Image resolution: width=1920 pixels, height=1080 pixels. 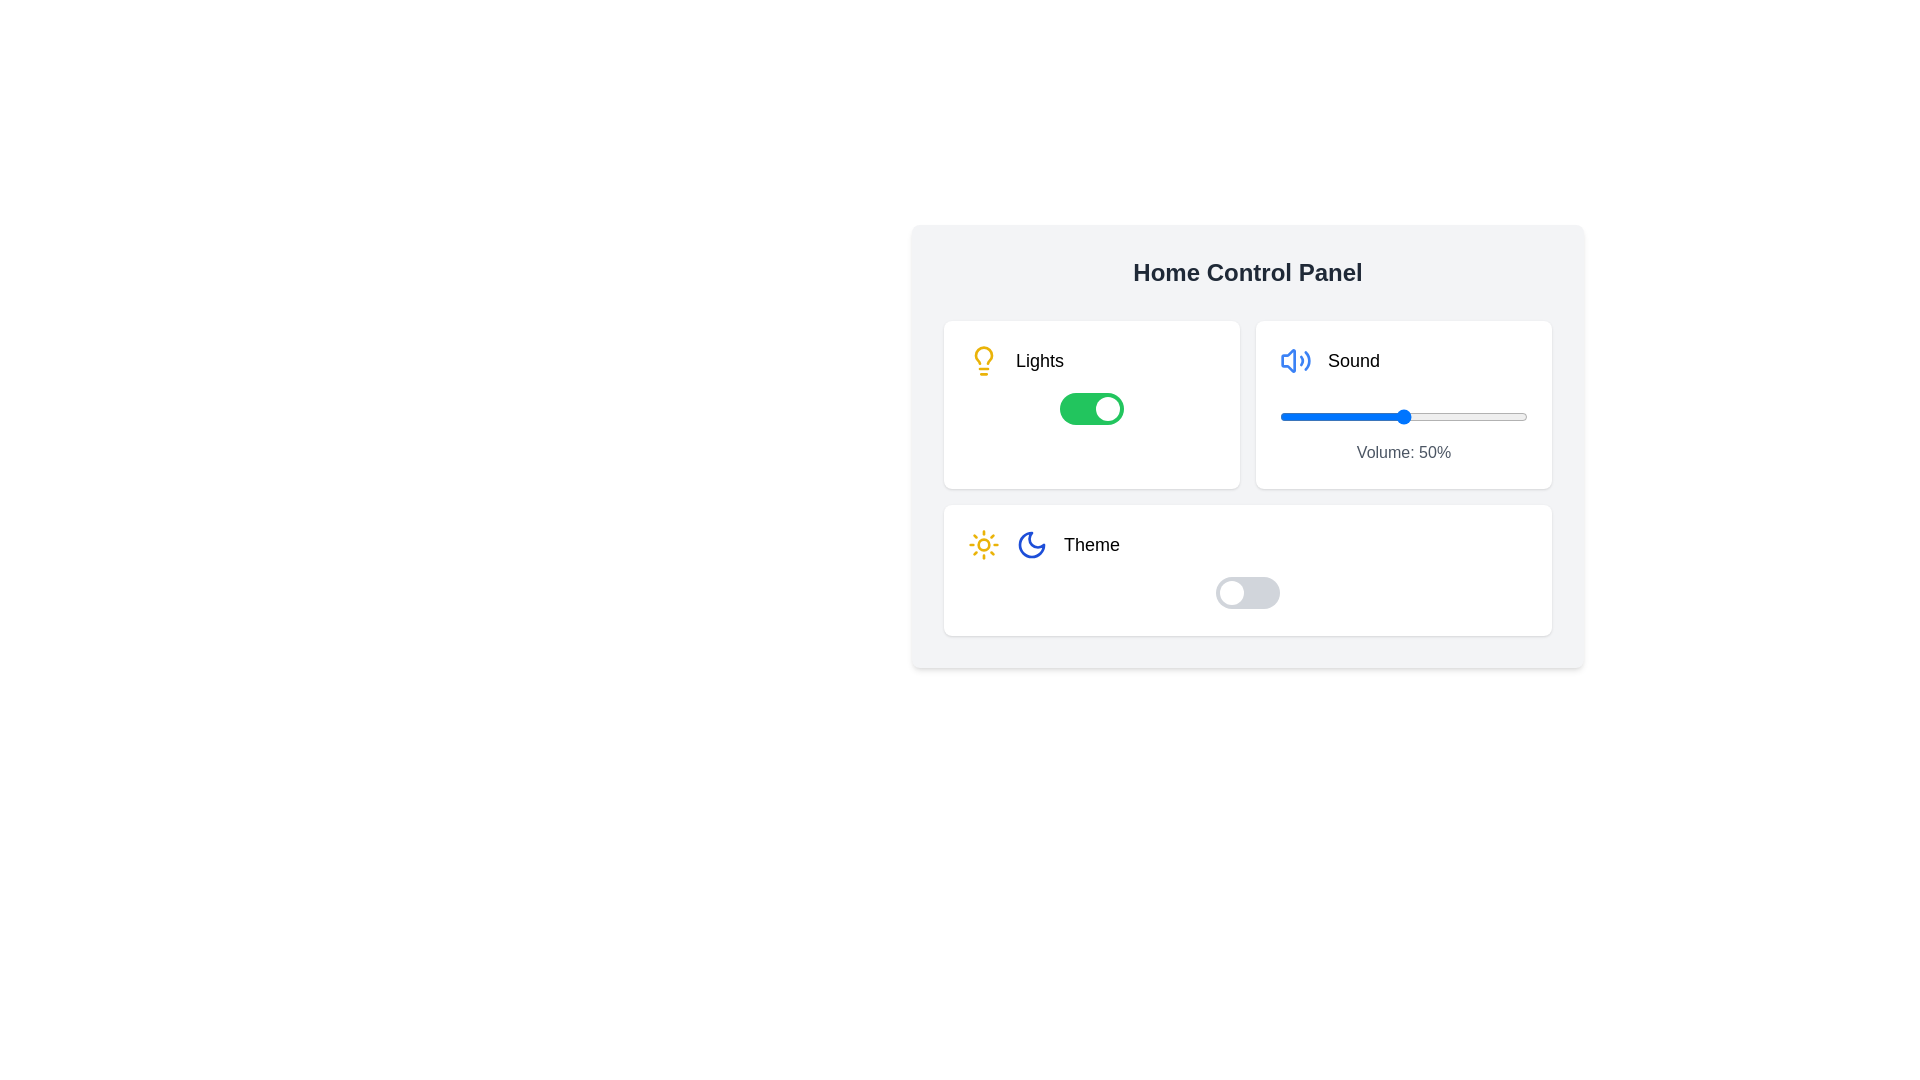 I want to click on the toggle switch knob located within the 'Theme' switch in the bottom-left quadrant of the 'Home Control Panel', so click(x=1231, y=592).